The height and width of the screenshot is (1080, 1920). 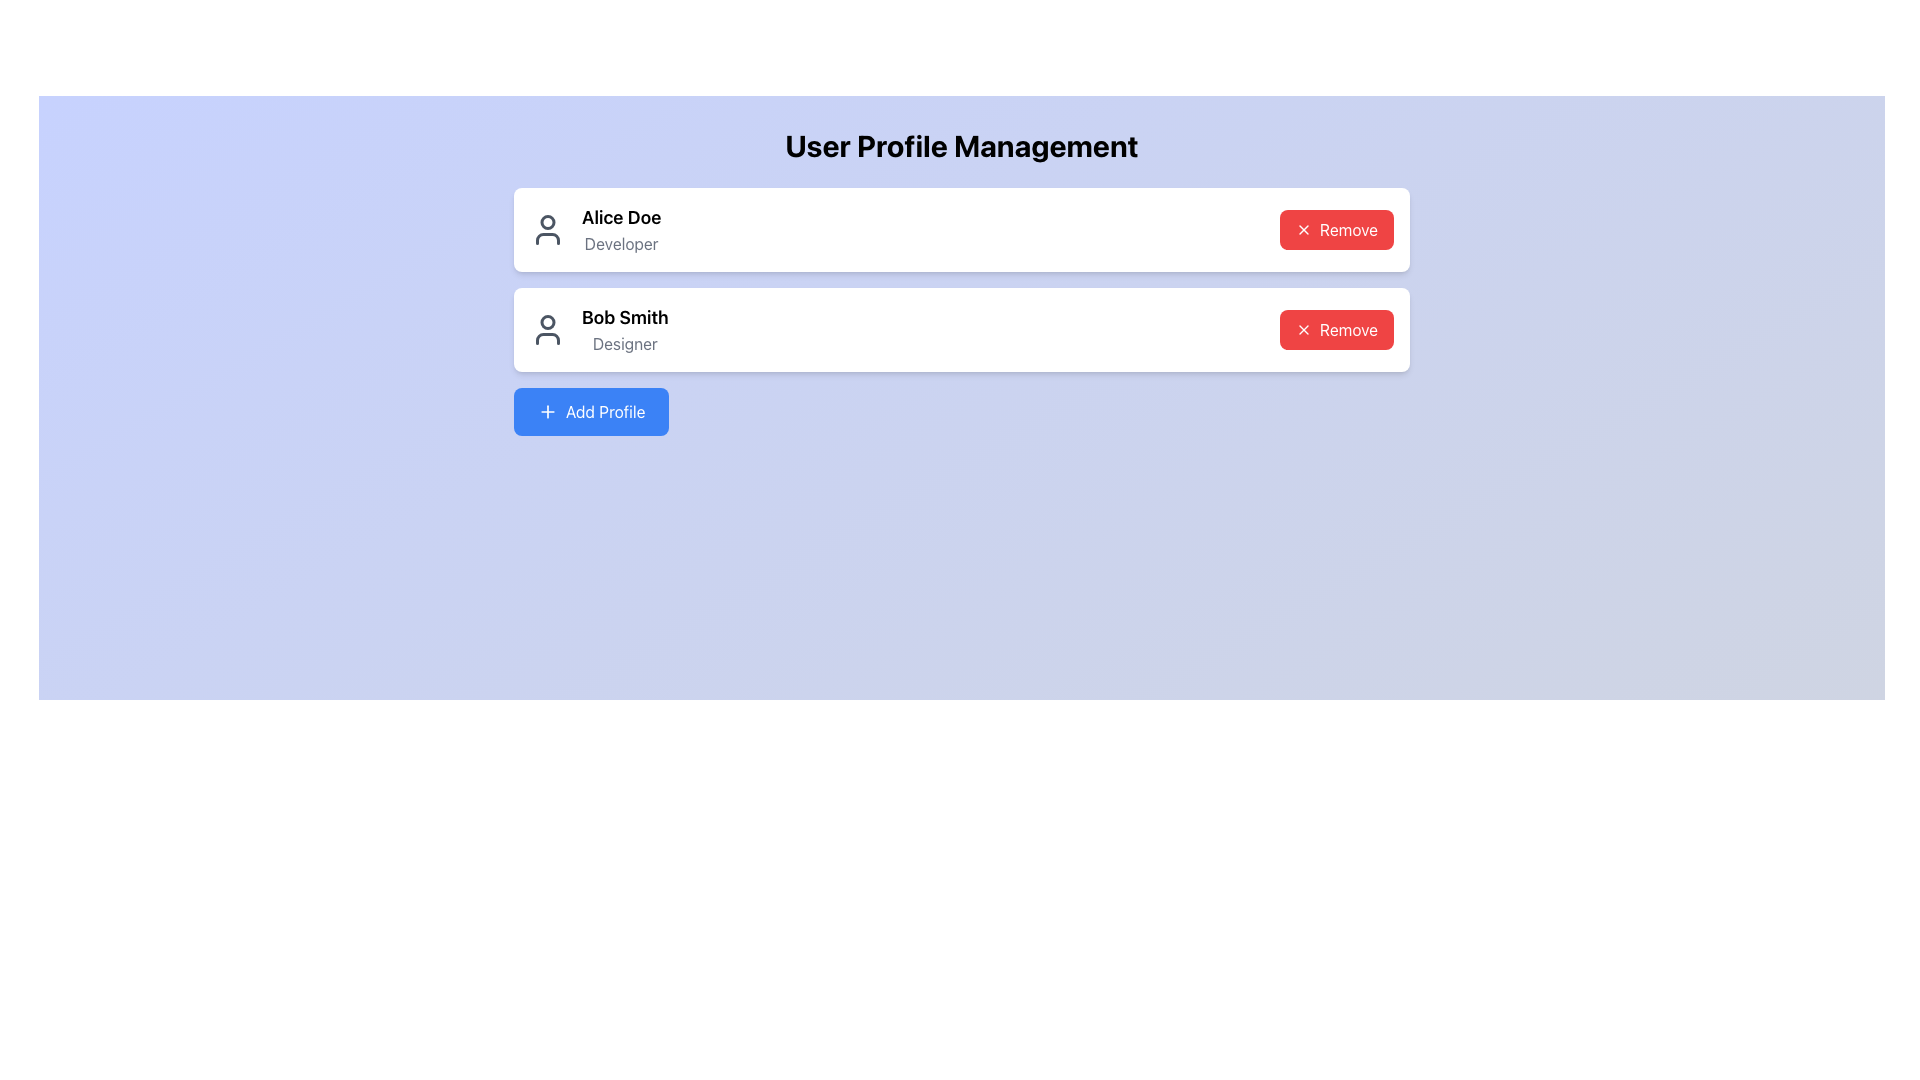 I want to click on the circular icon representing the profile picture of the user 'Bob Smith' in the user profile section, so click(x=547, y=320).